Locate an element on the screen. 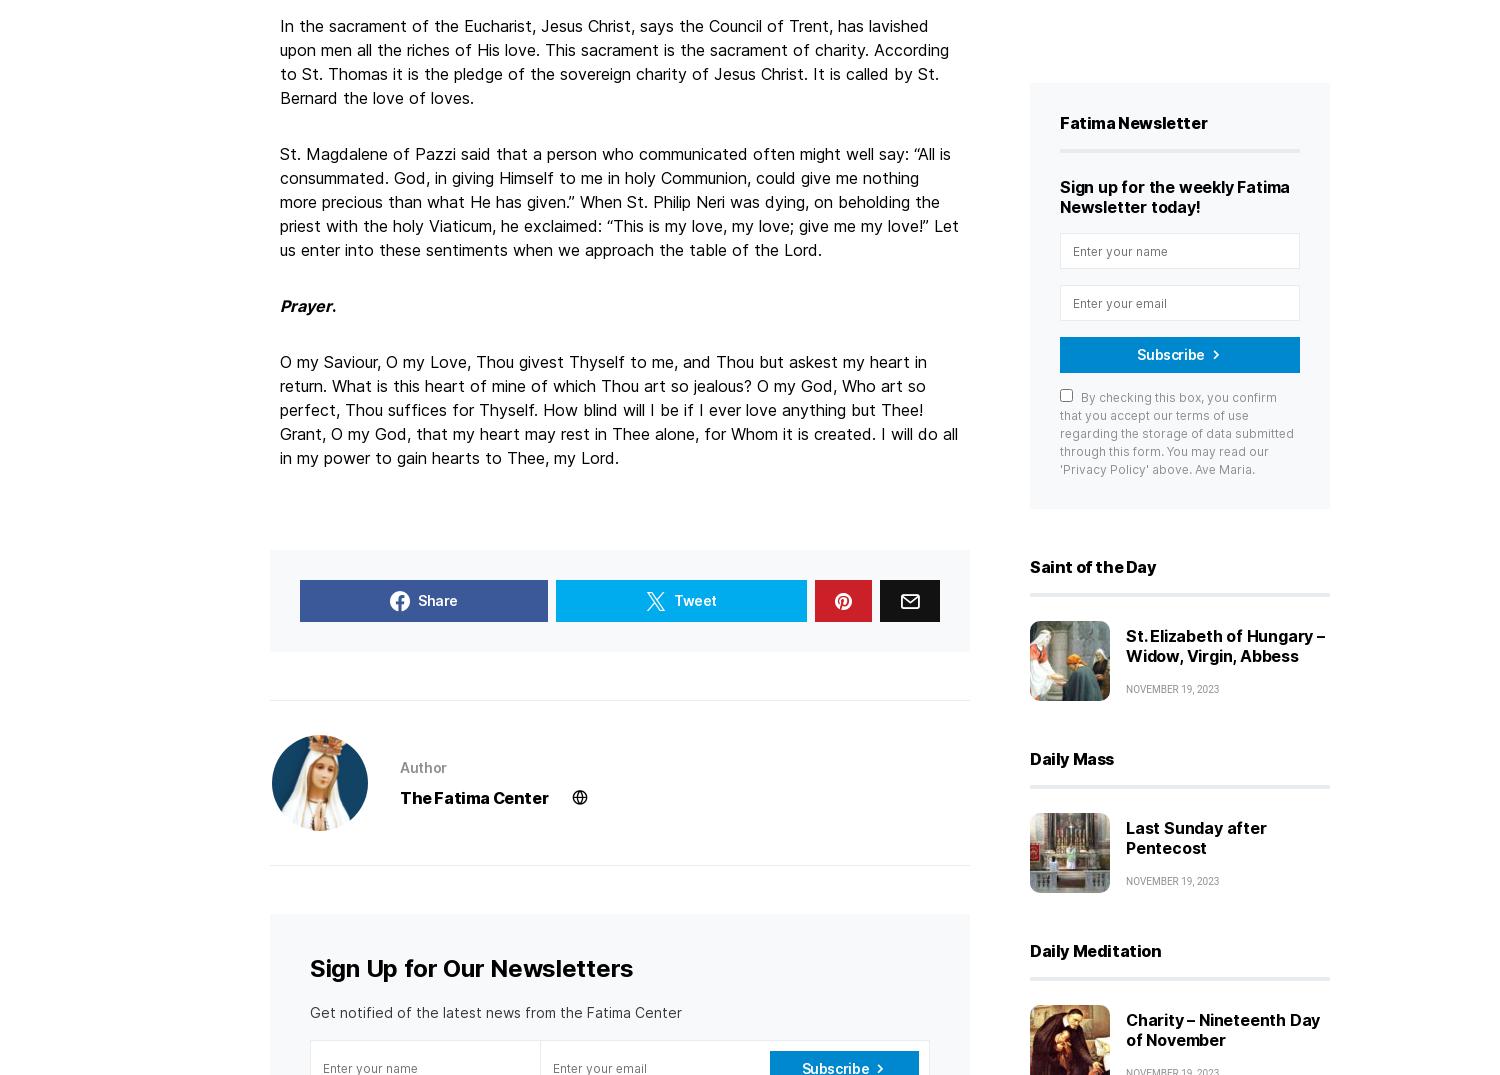  'Author' is located at coordinates (422, 766).